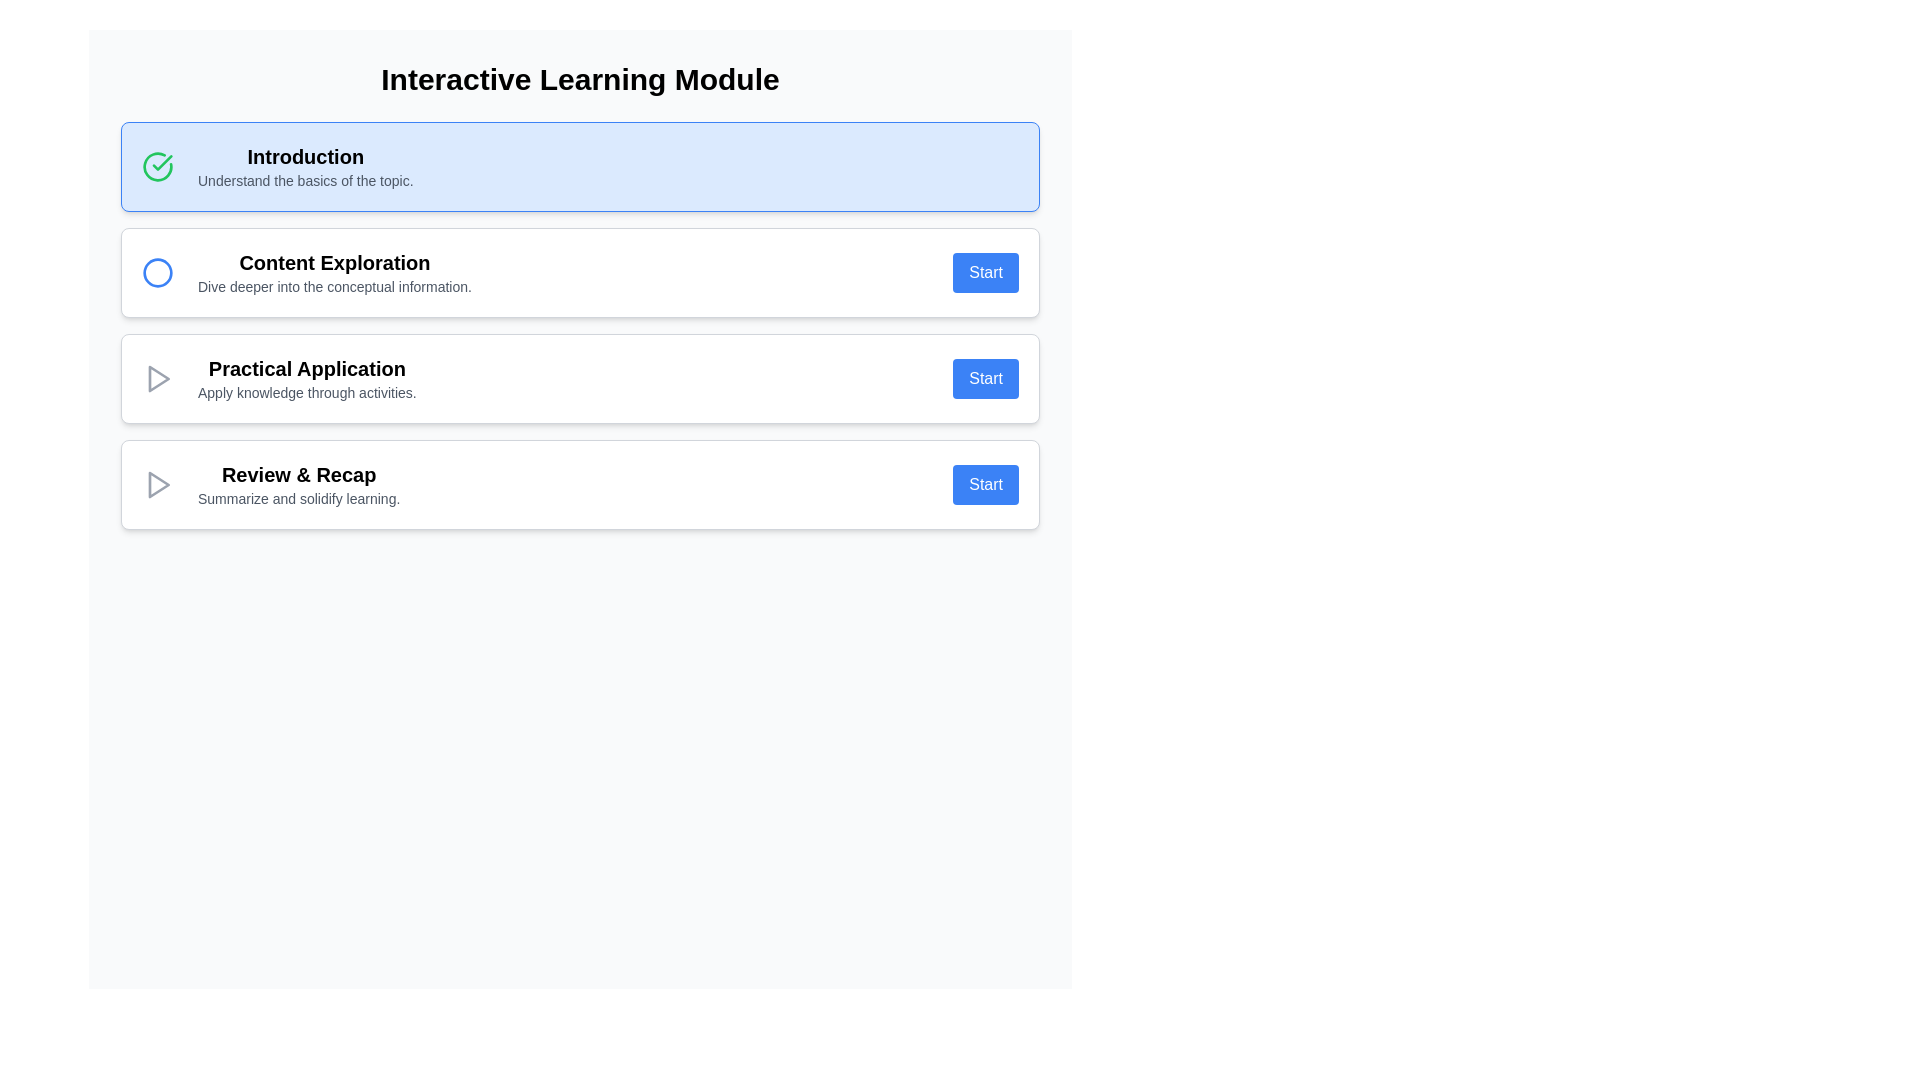 The image size is (1920, 1080). What do you see at coordinates (986, 485) in the screenshot?
I see `the rounded blue button labeled 'Start' located at the bottom-right of the 'Review & Recap' card within the 'Interactive Learning Module' section to visualize the hover effect` at bounding box center [986, 485].